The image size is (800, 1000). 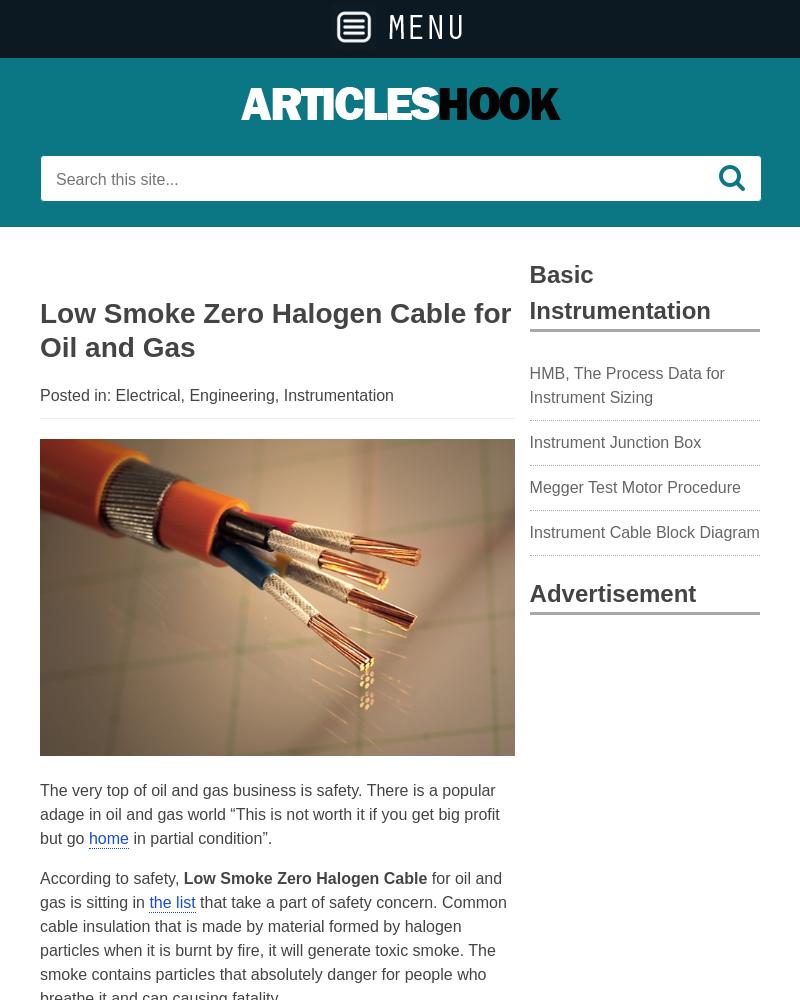 What do you see at coordinates (633, 486) in the screenshot?
I see `'Megger Test Motor Procedure'` at bounding box center [633, 486].